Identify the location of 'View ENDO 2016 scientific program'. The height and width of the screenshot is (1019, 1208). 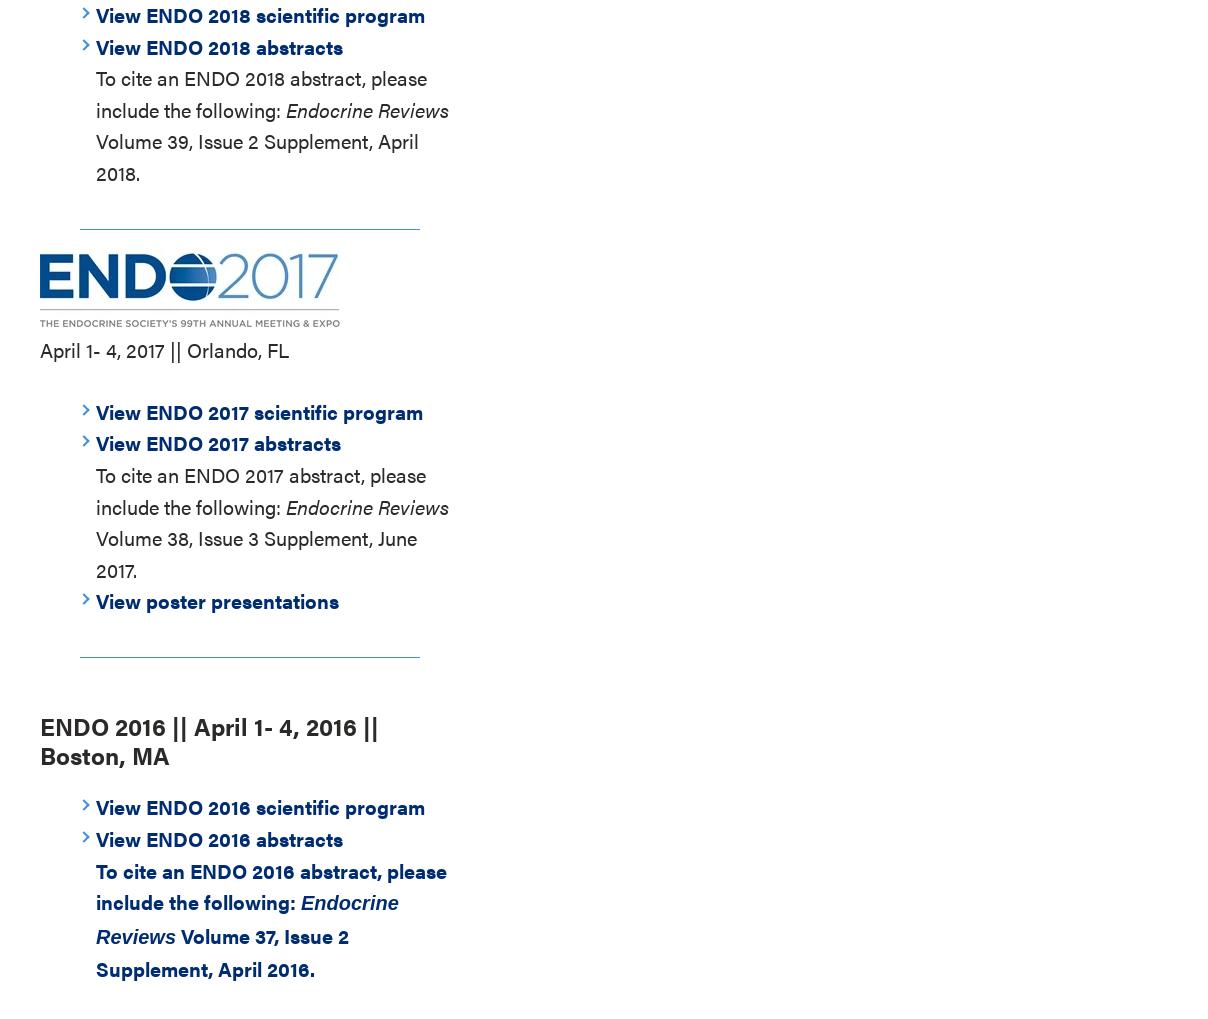
(260, 806).